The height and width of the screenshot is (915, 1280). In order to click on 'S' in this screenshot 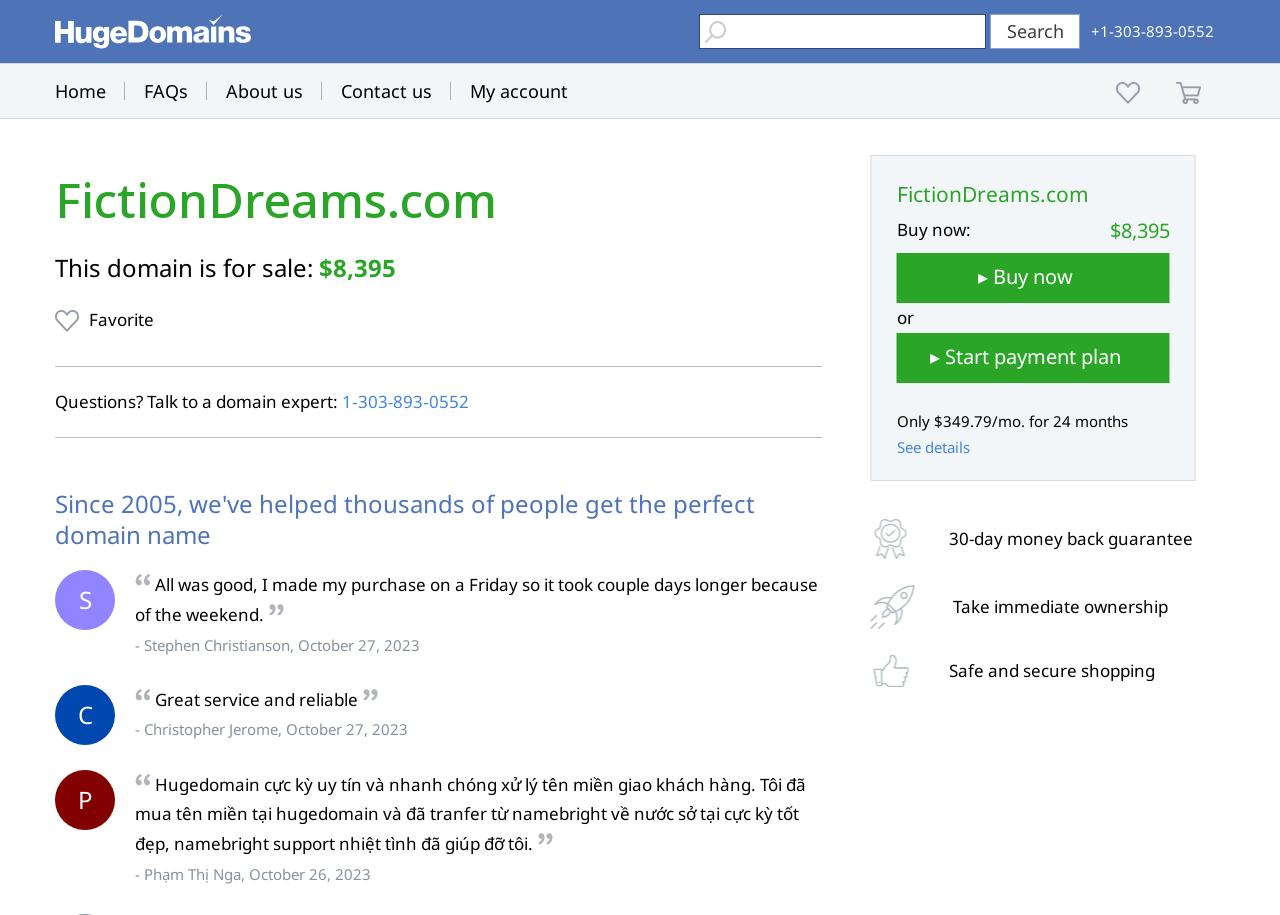, I will do `click(77, 598)`.